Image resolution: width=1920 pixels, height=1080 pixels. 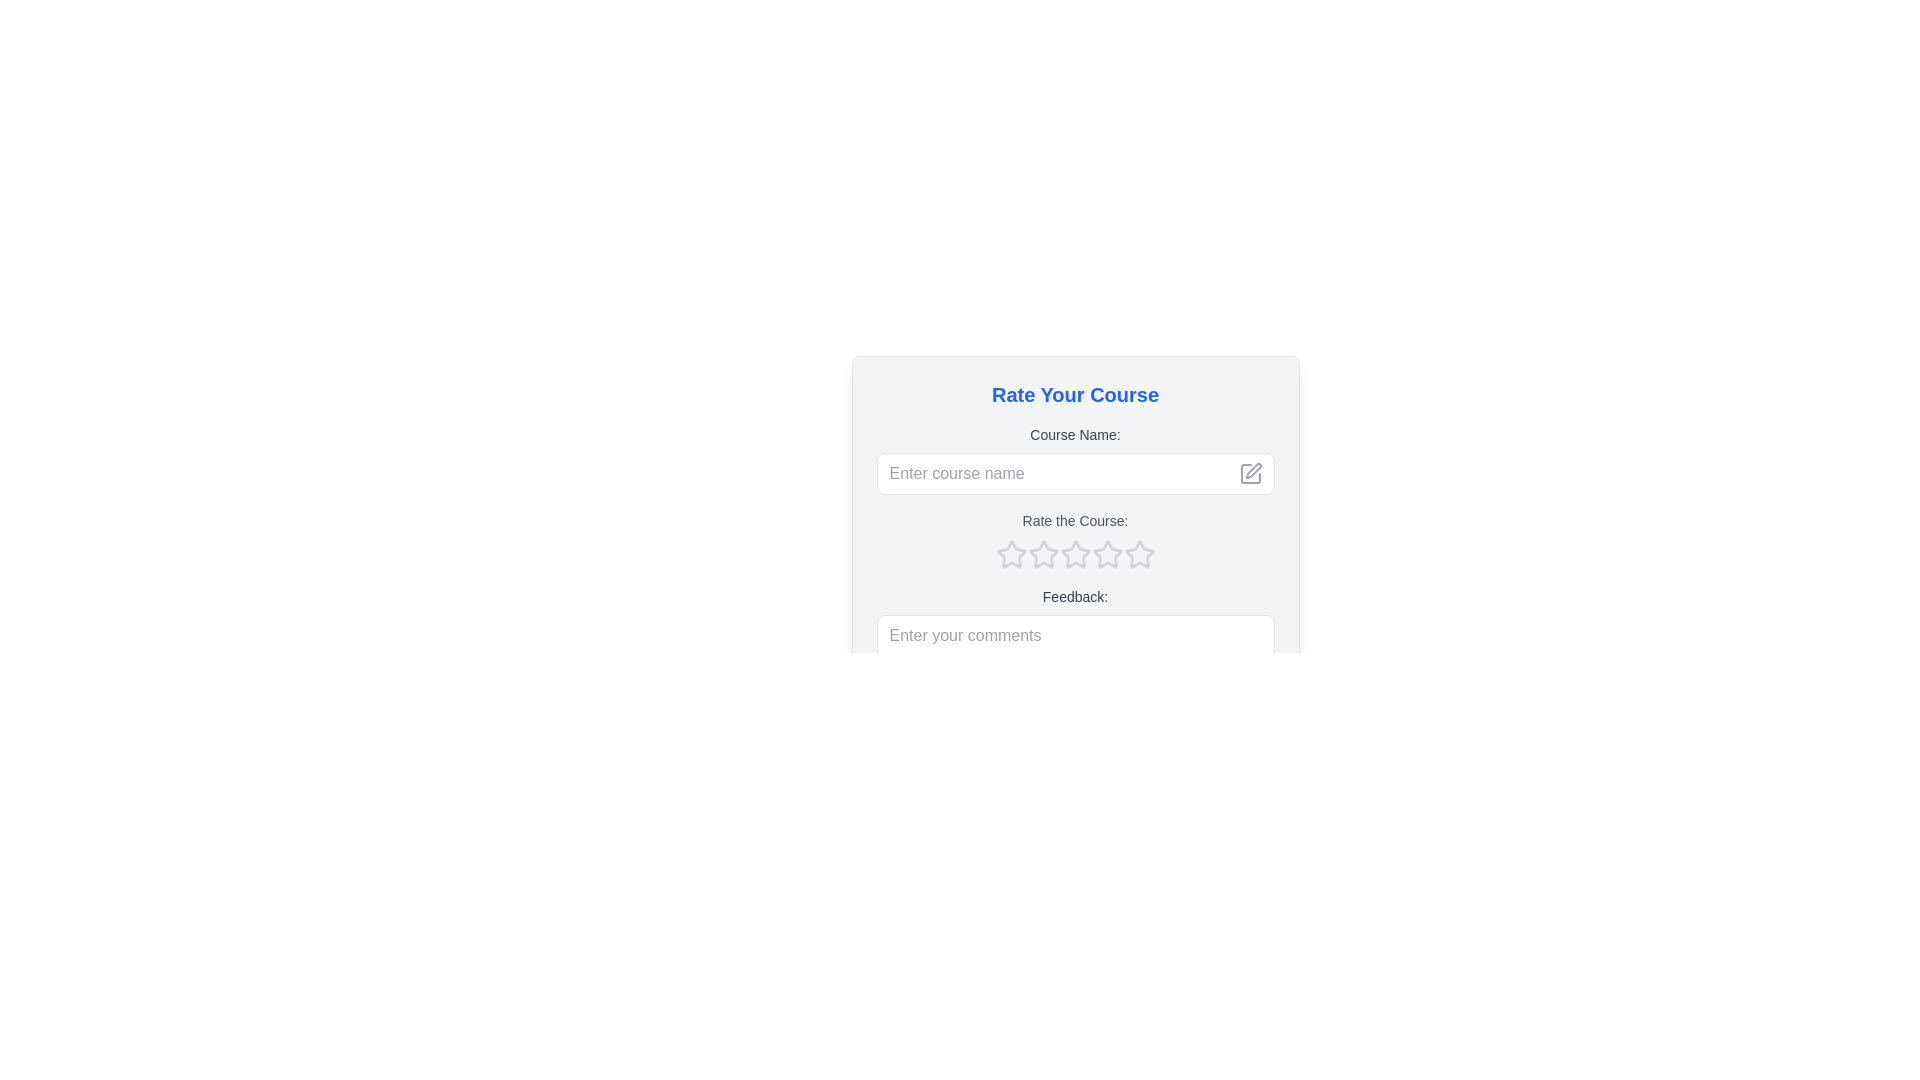 I want to click on the Text Label that serves as a label for the input area where users can provide their feedback, located below 'Rate the Course:' and above 'Enter your comments', so click(x=1074, y=596).